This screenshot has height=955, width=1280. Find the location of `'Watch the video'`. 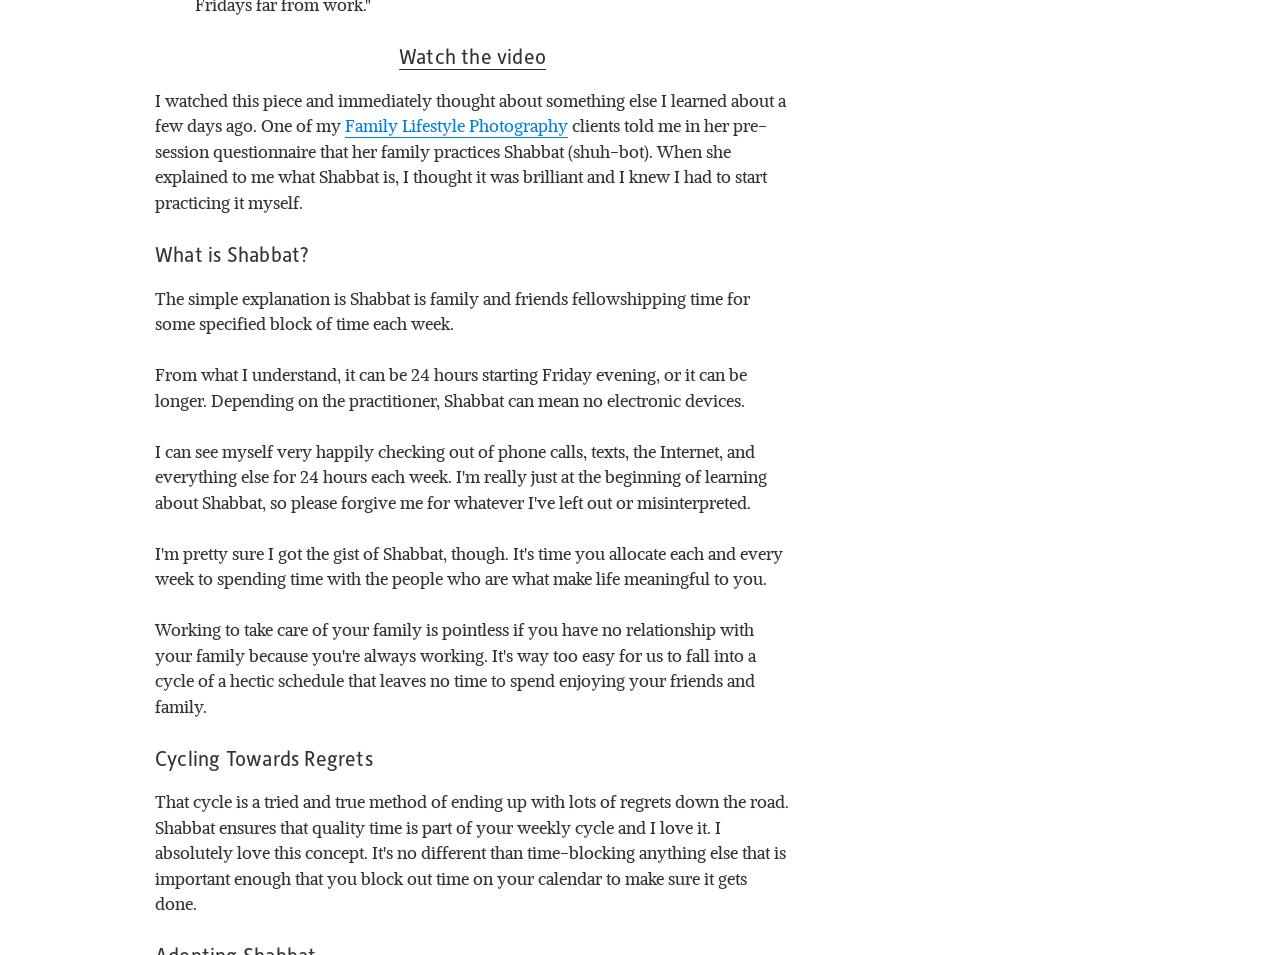

'Watch the video' is located at coordinates (397, 54).